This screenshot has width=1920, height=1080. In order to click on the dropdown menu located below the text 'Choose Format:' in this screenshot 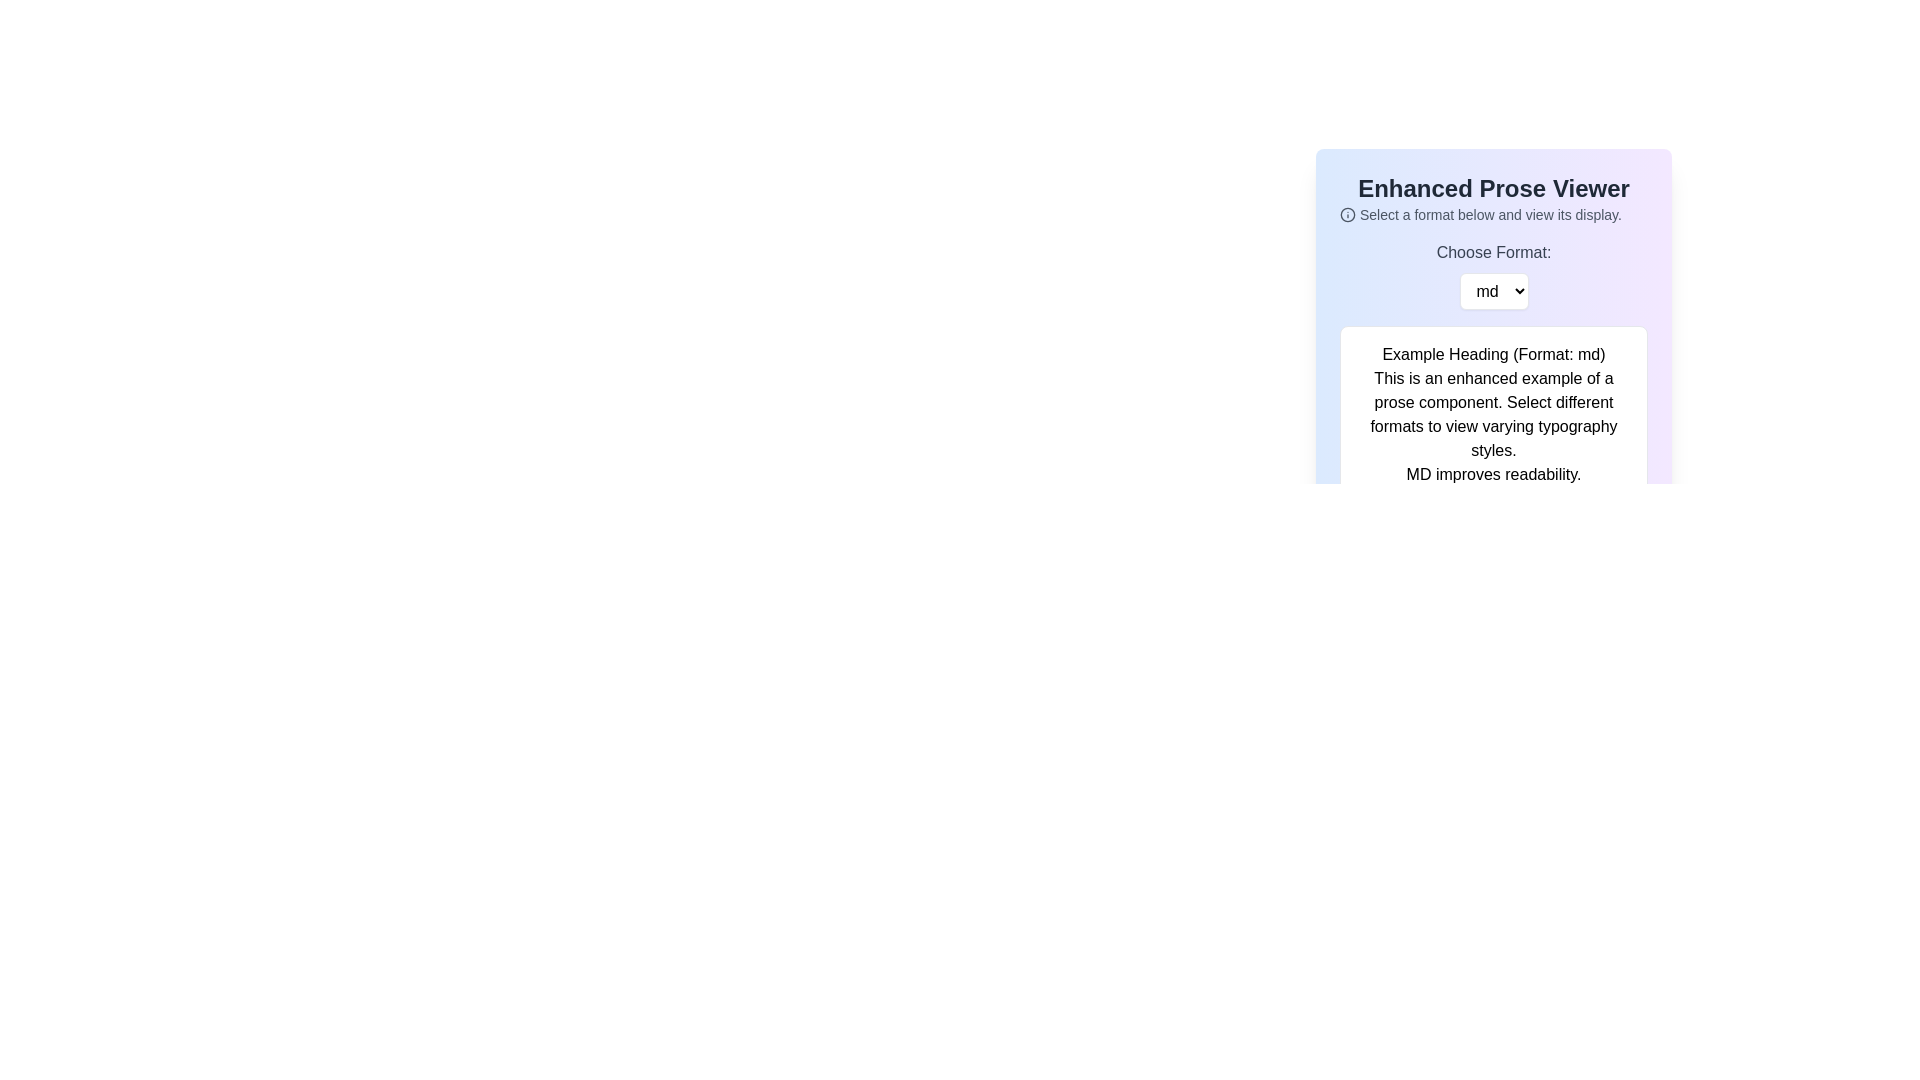, I will do `click(1493, 304)`.